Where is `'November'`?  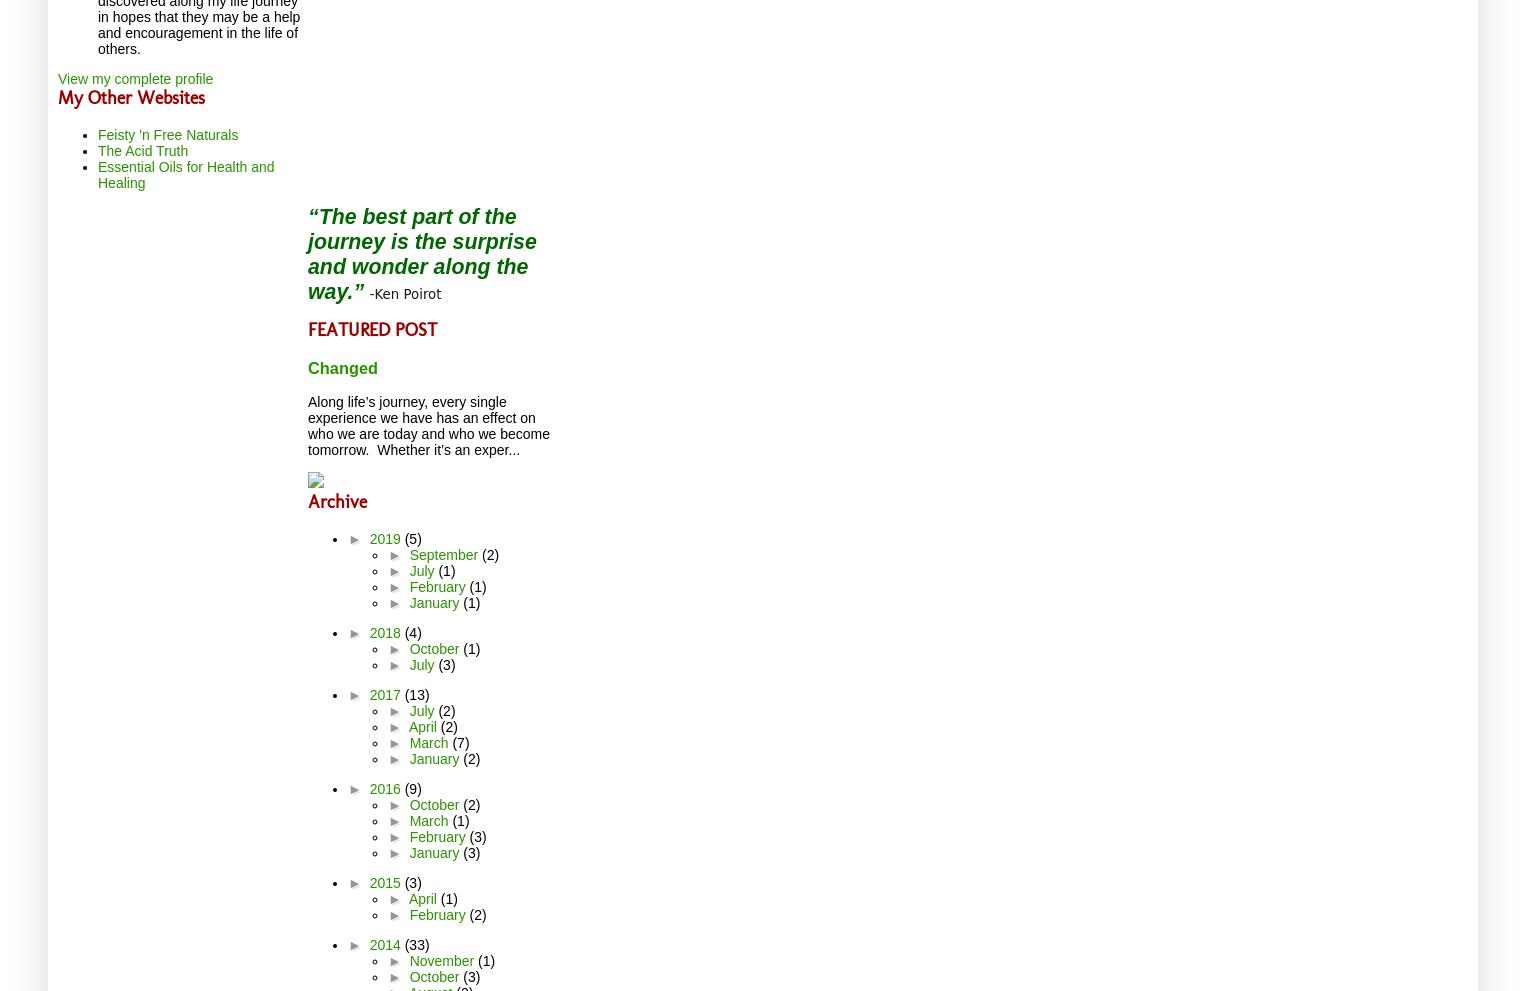 'November' is located at coordinates (443, 960).